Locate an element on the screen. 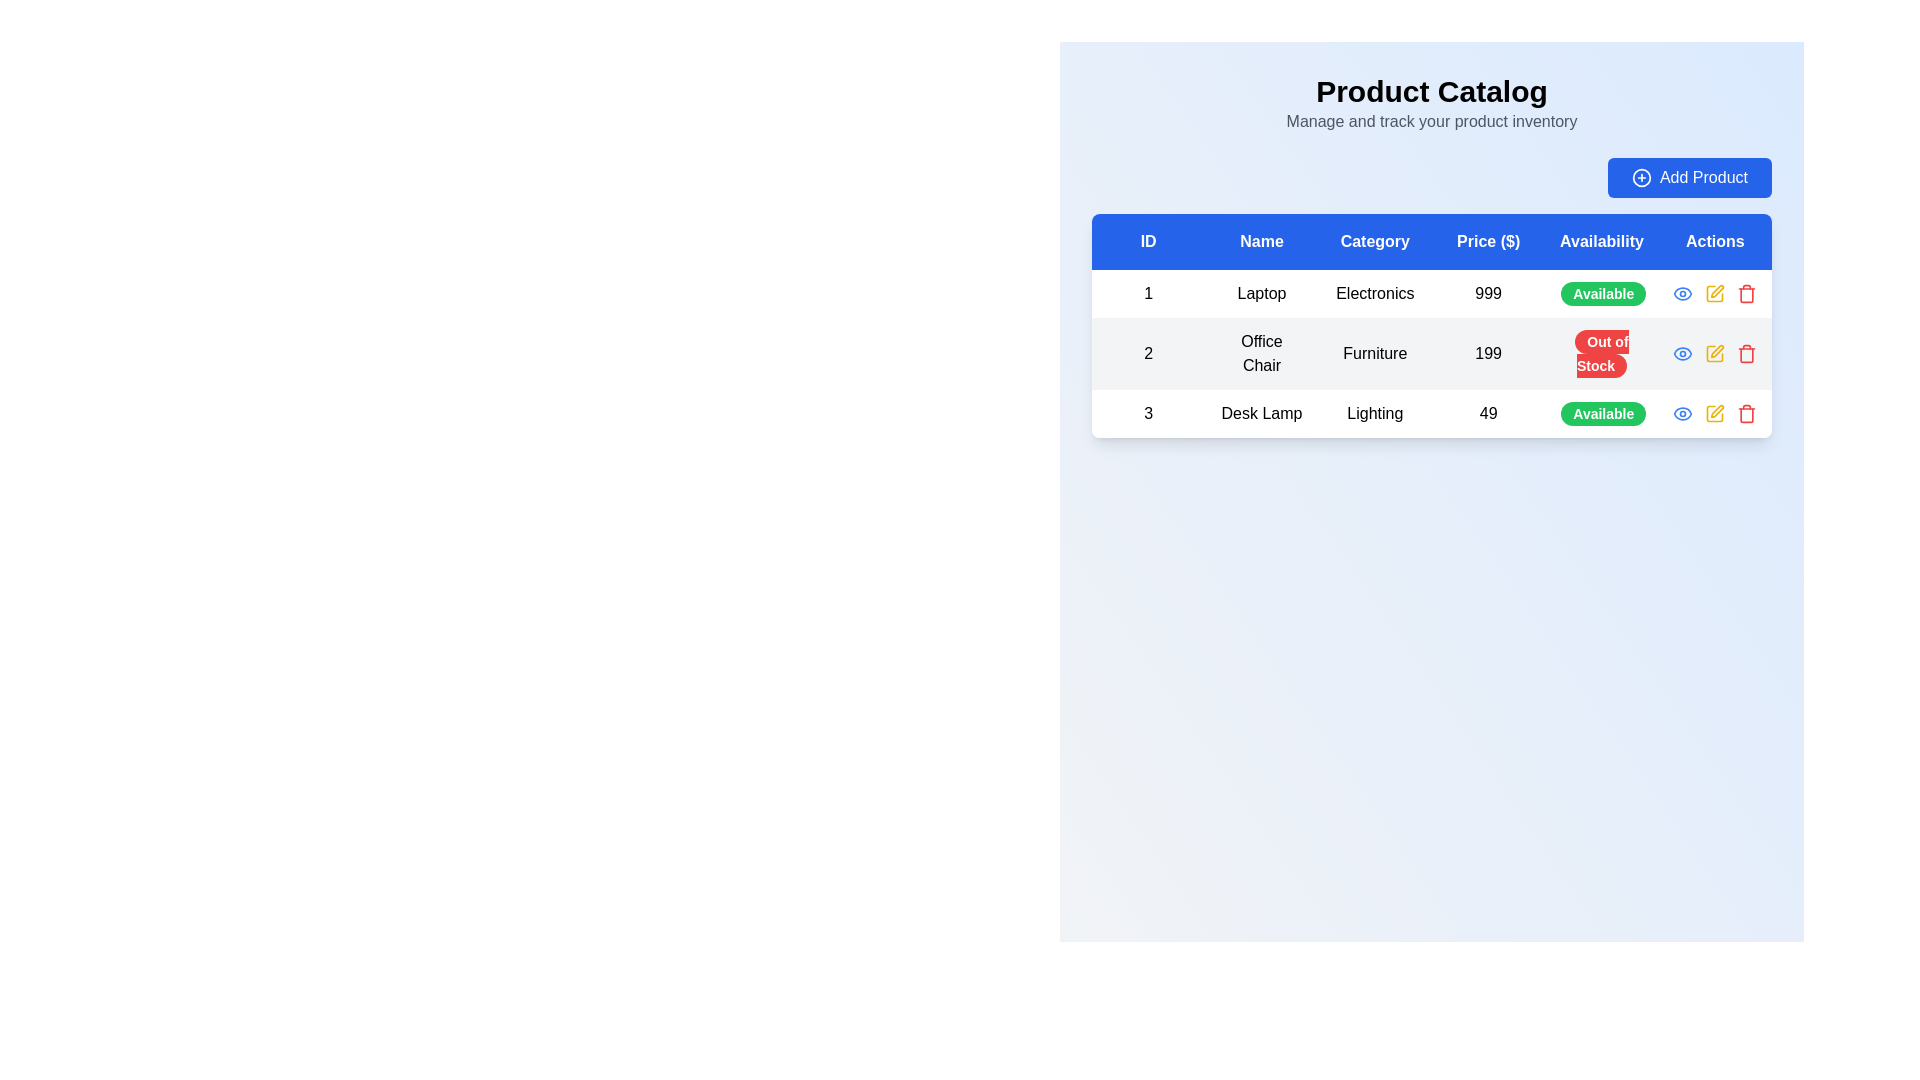  the edit button for the 'Office Chair' item, which is the second action button in the 'Actions' column of the product table, located between a blue button and a red button is located at coordinates (1714, 353).